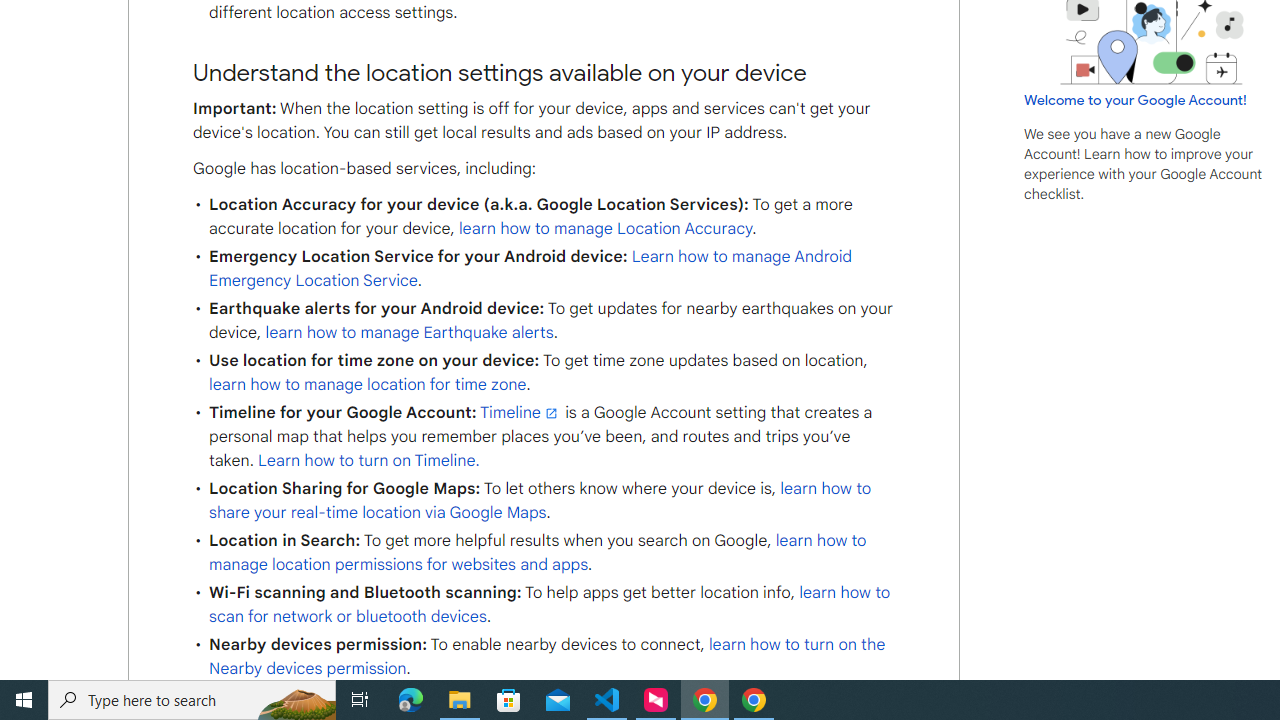 Image resolution: width=1280 pixels, height=720 pixels. I want to click on 'learn how to manage Location Accuracy', so click(604, 227).